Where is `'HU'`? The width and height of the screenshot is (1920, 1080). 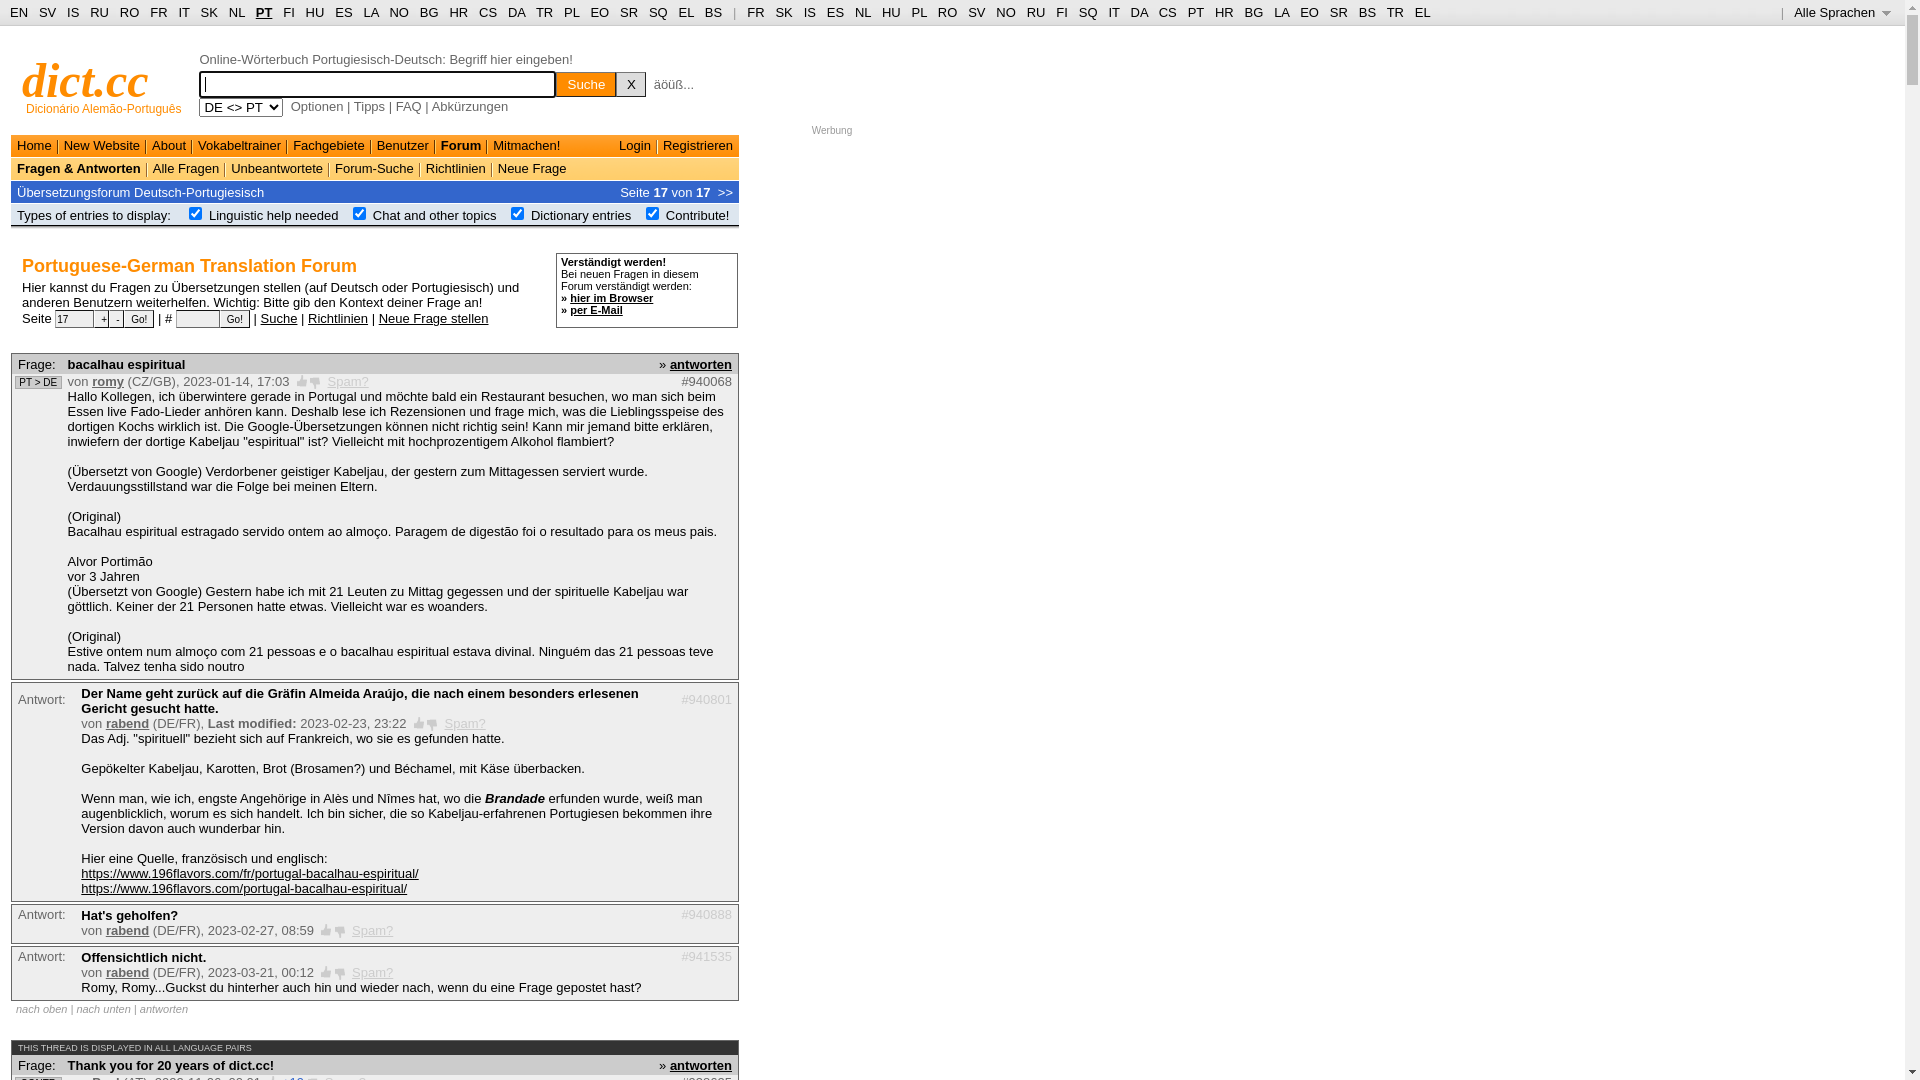 'HU' is located at coordinates (890, 12).